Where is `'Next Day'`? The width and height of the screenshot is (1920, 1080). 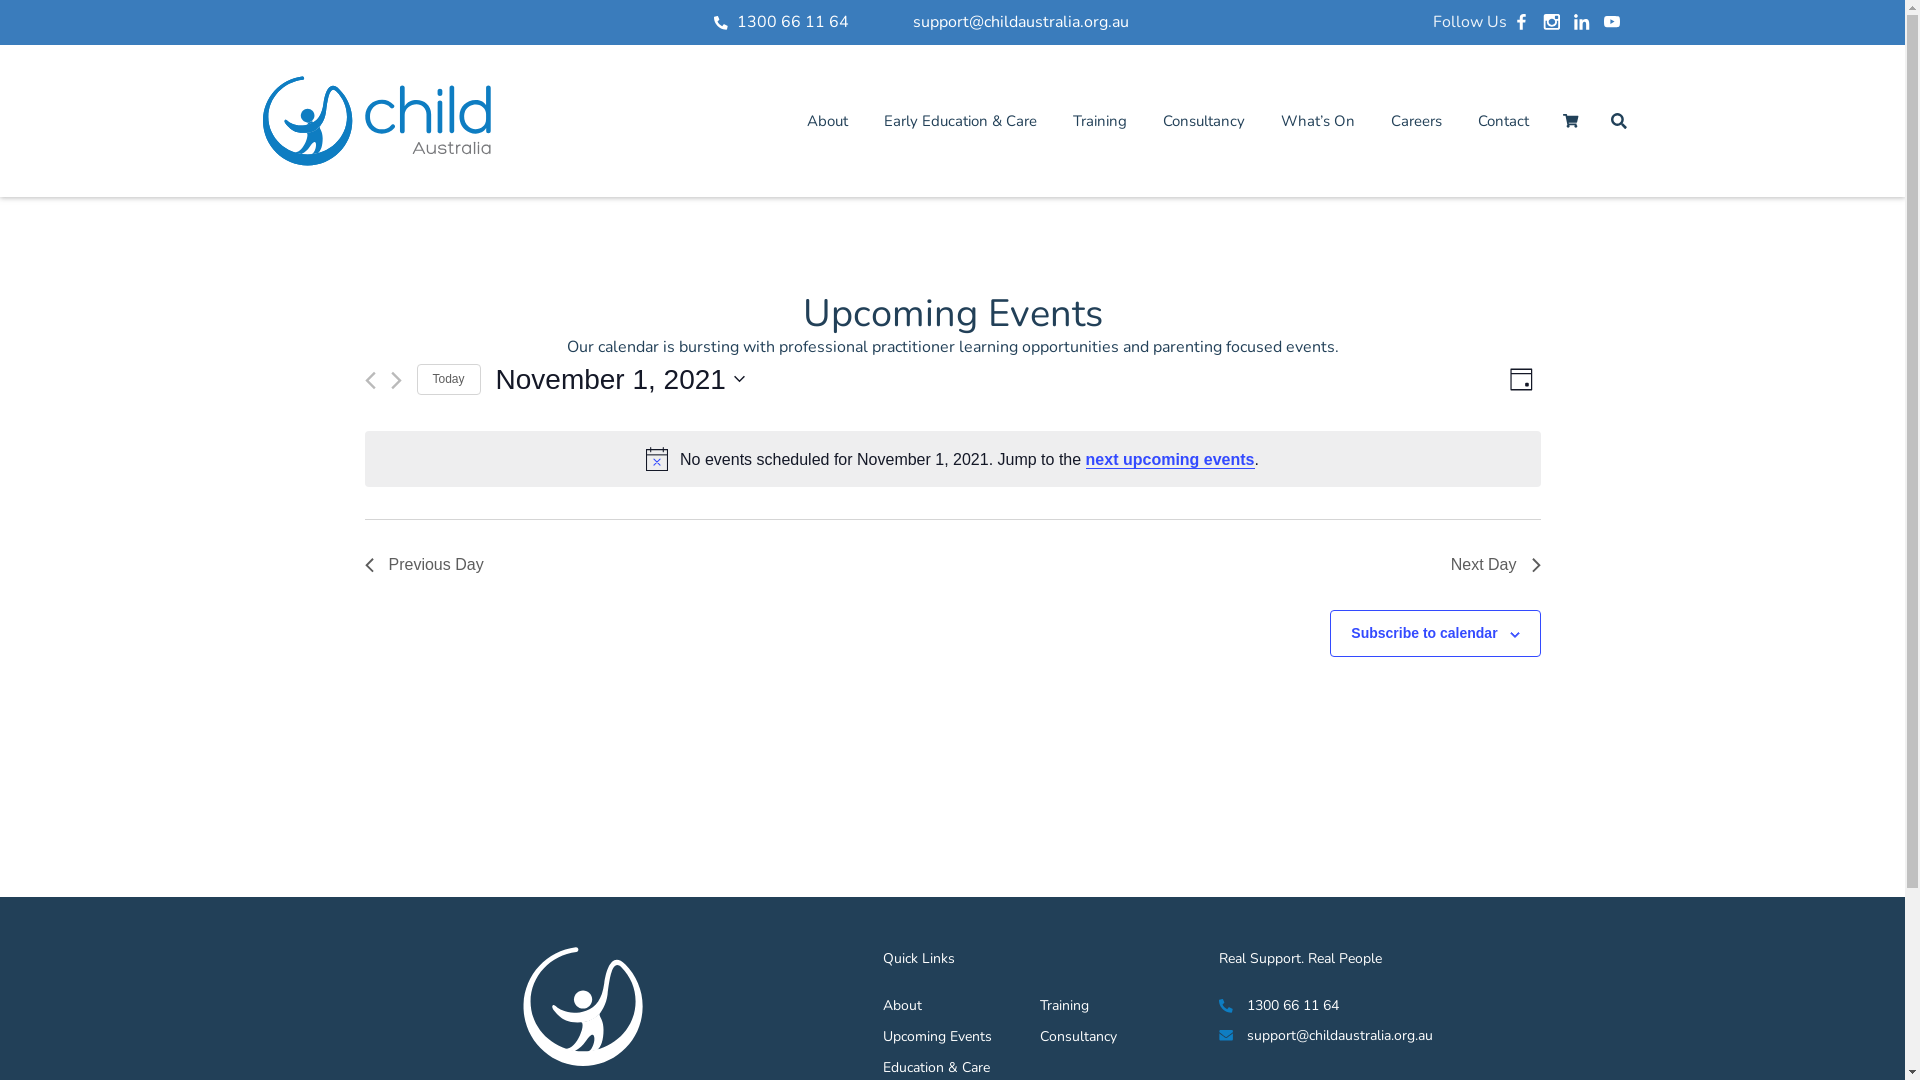
'Next Day' is located at coordinates (1496, 564).